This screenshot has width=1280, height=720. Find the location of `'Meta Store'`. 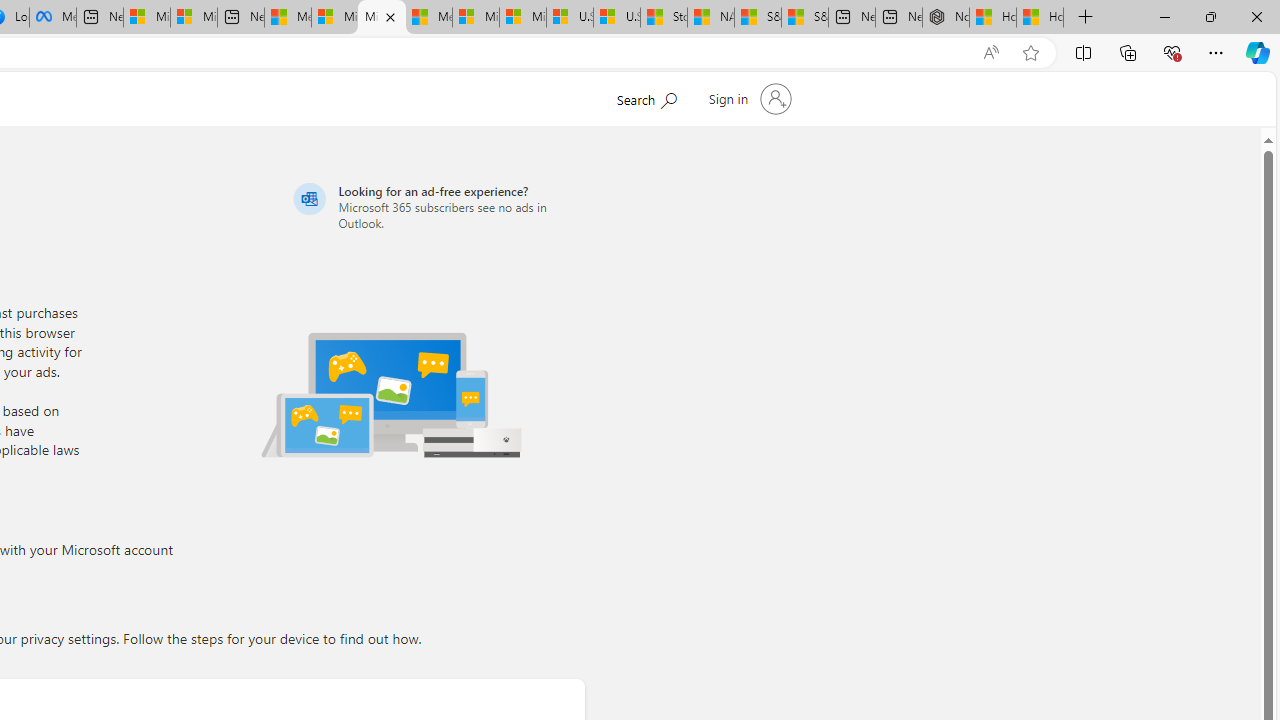

'Meta Store' is located at coordinates (52, 17).